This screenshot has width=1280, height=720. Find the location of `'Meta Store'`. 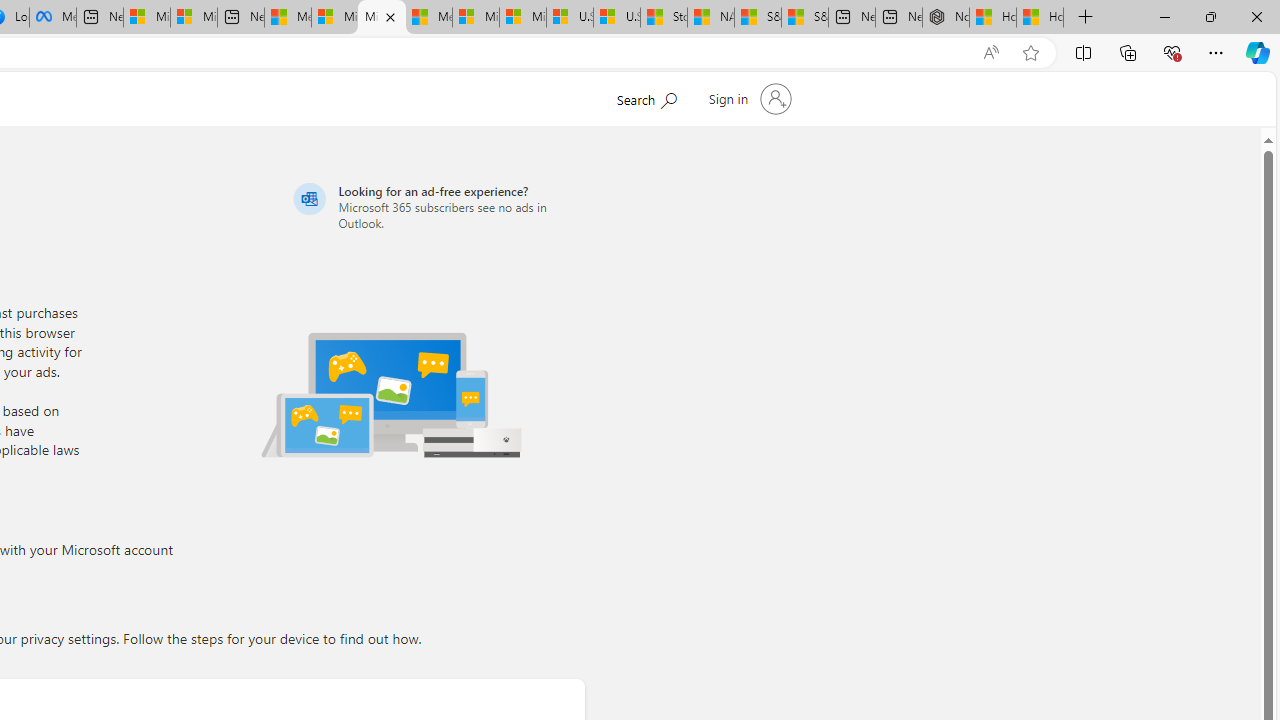

'Meta Store' is located at coordinates (52, 17).